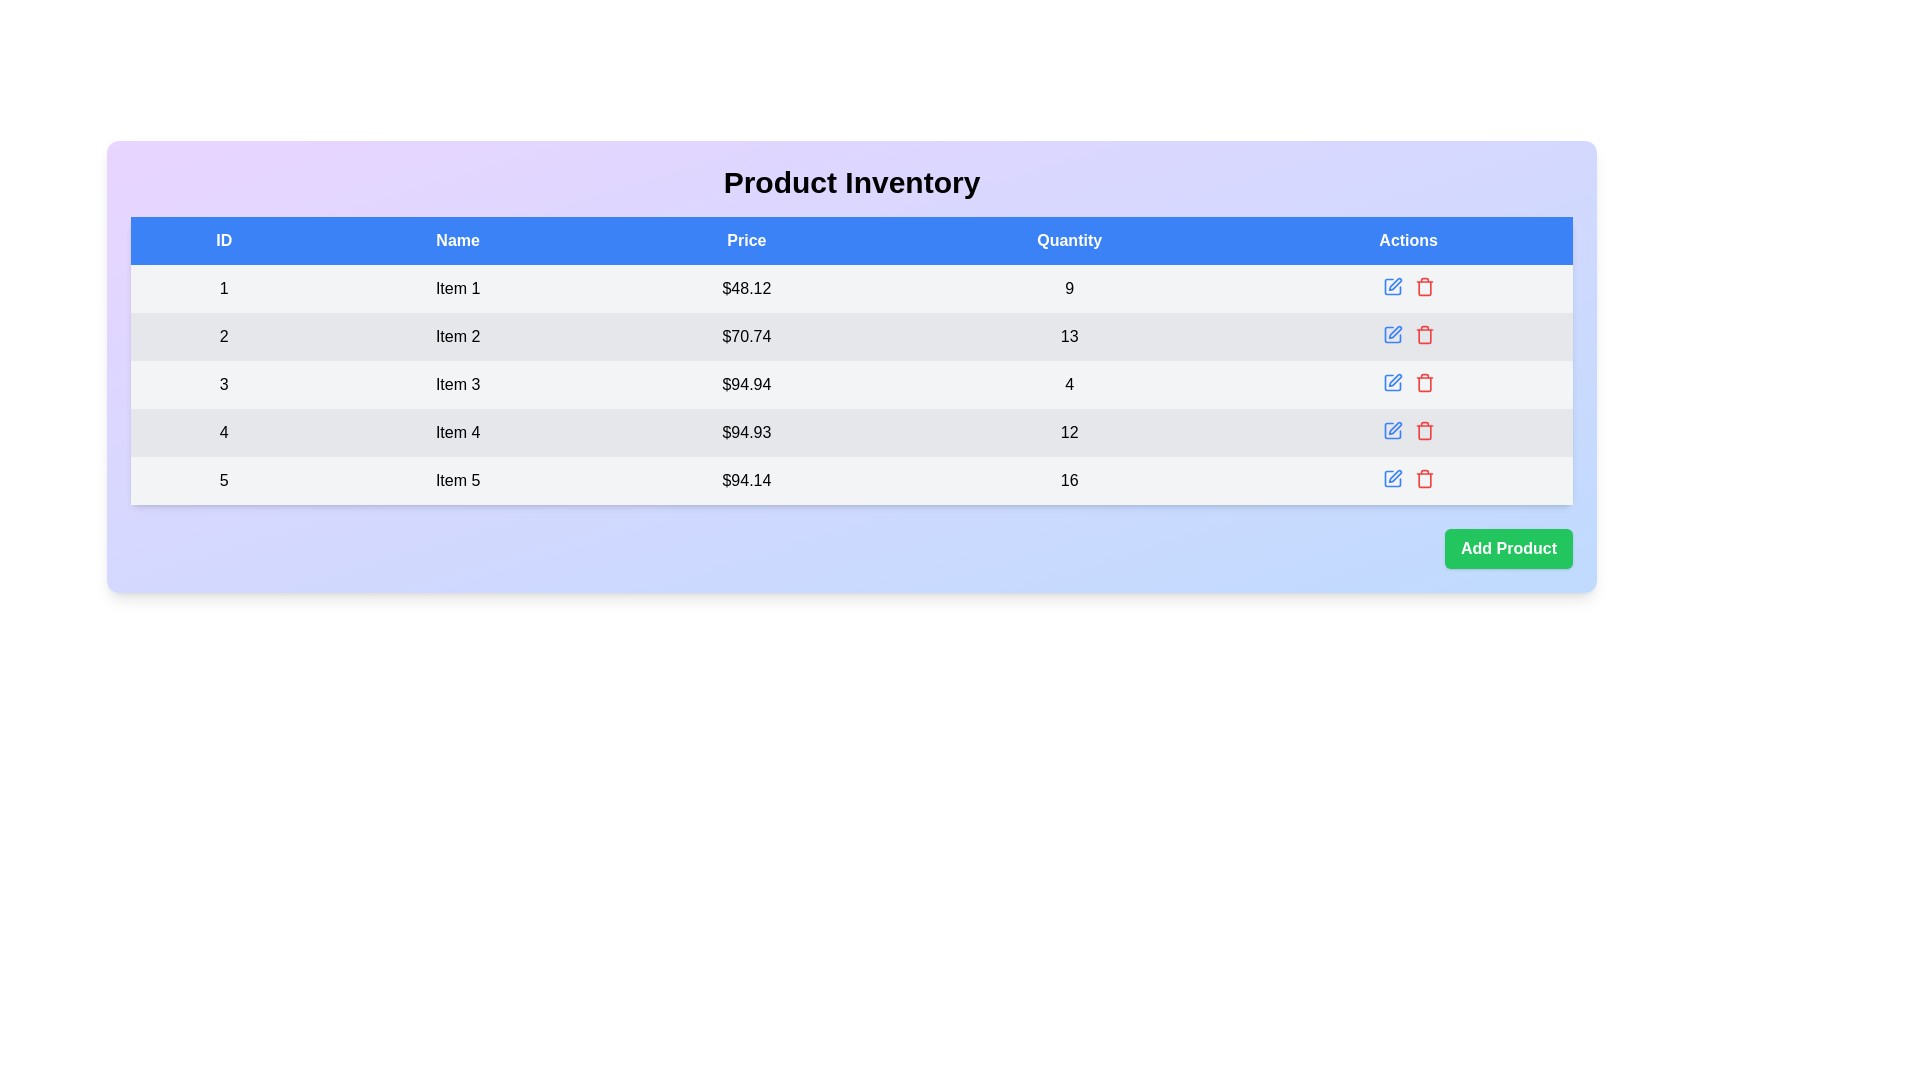 The width and height of the screenshot is (1920, 1080). Describe the element at coordinates (1394, 330) in the screenshot. I see `the edit icon located in the 'Actions' column of the second table row, adjacent to the trash bin icon, to initiate the edit action for 'Item 2'` at that location.